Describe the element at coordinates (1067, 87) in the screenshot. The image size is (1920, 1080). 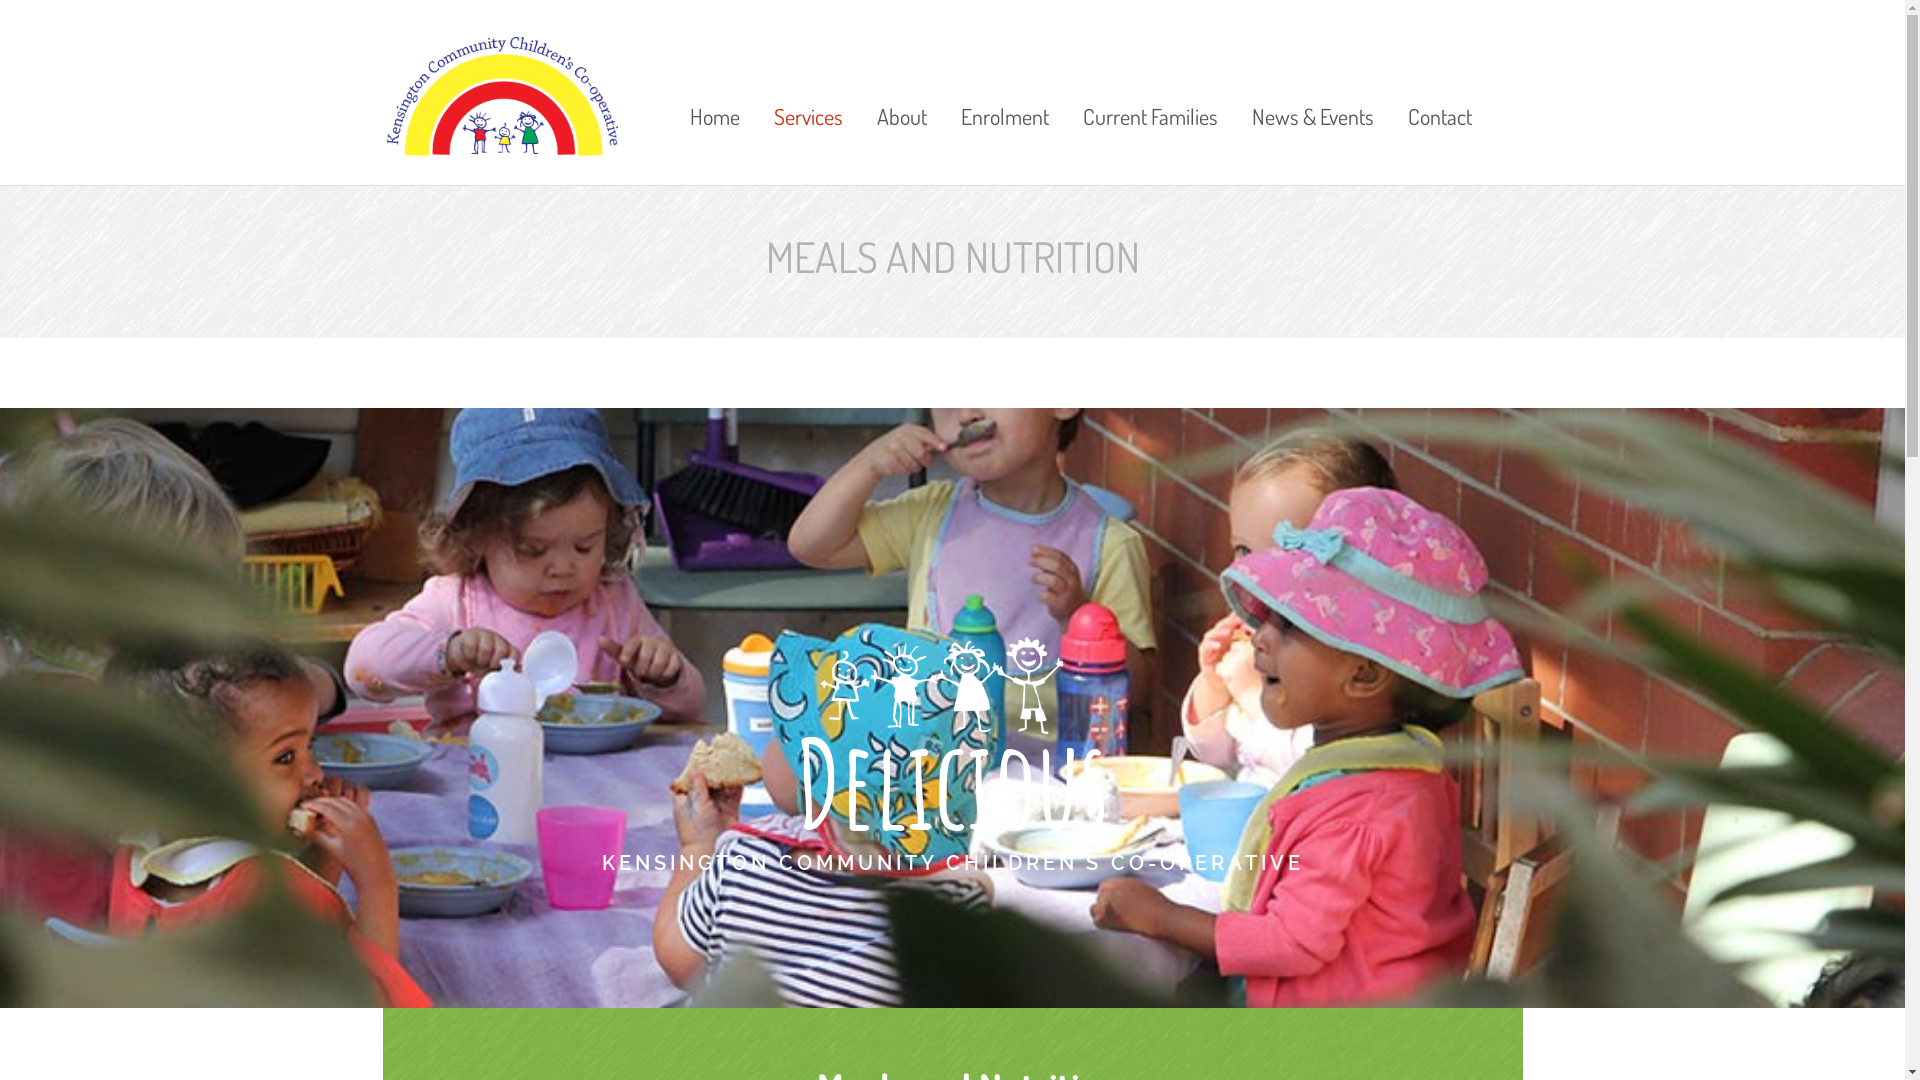
I see `'Current Families'` at that location.